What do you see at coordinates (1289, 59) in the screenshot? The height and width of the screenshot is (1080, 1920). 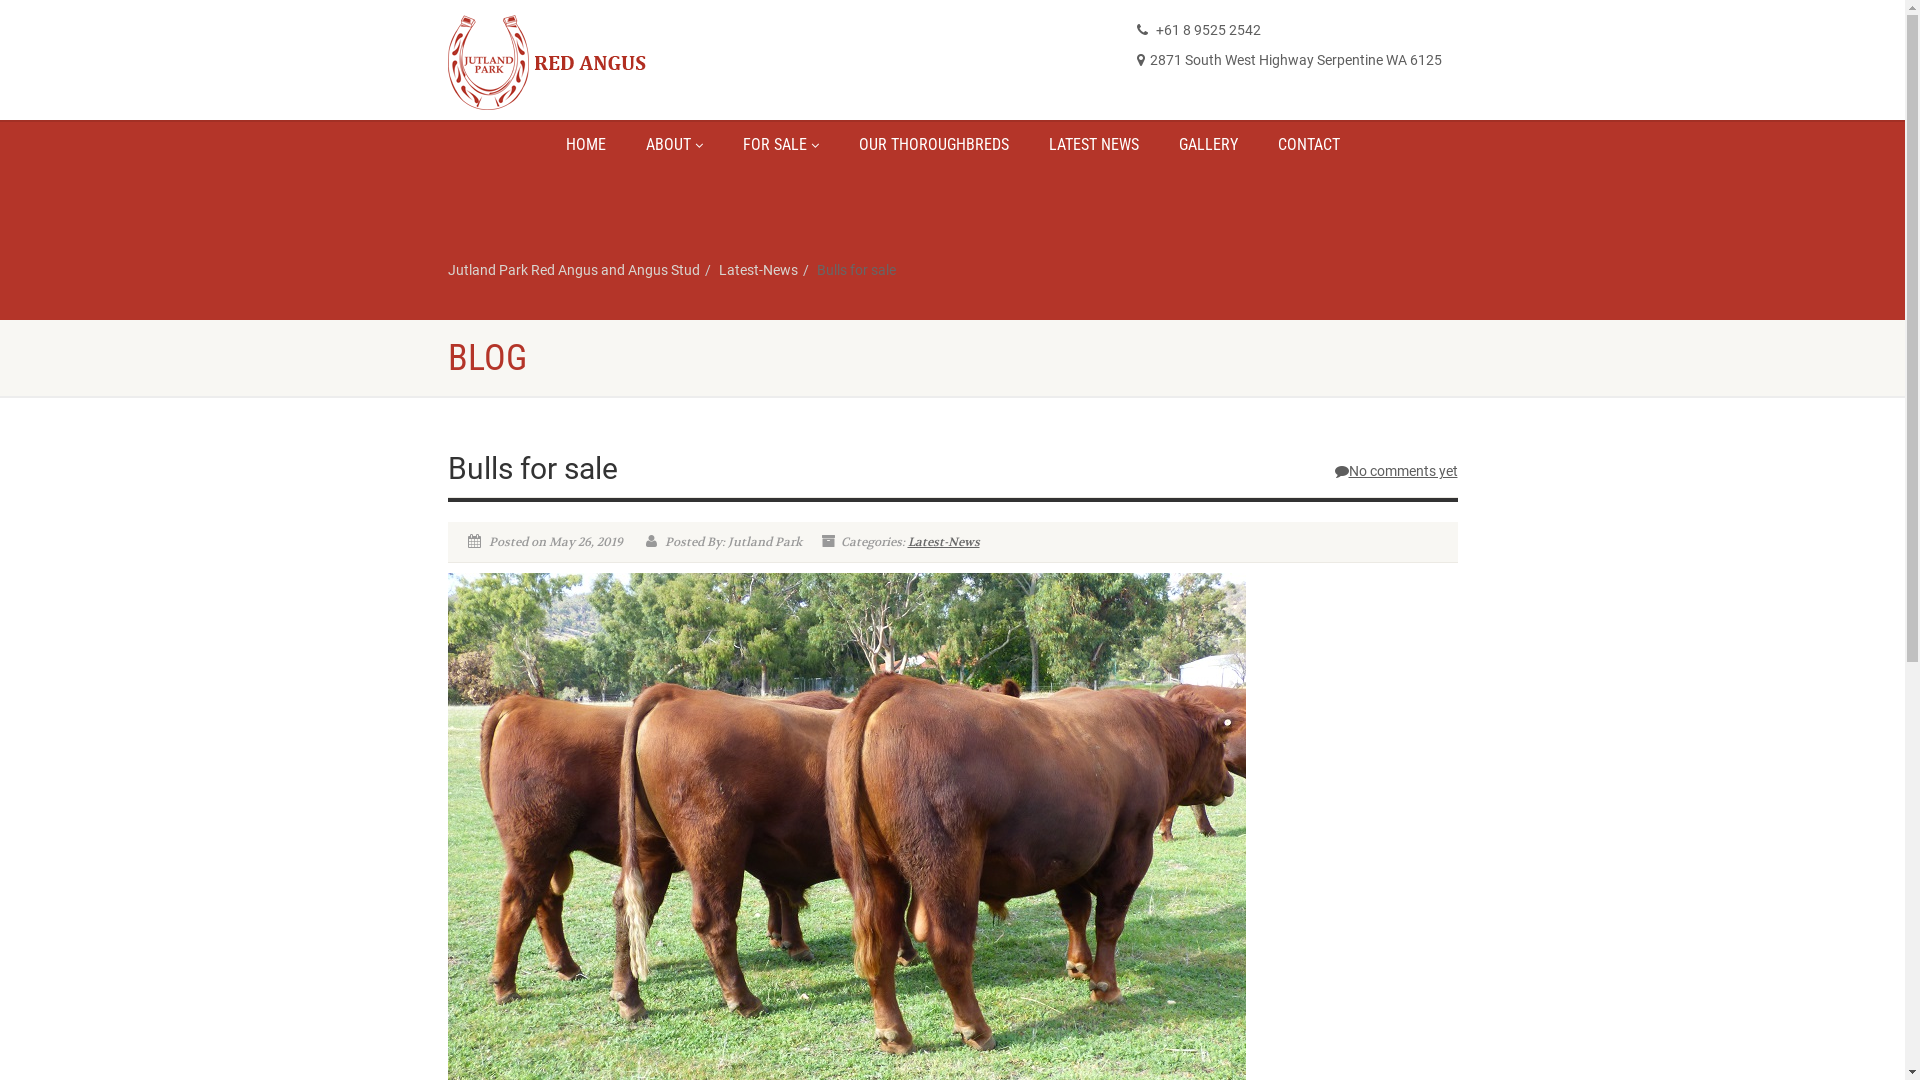 I see `'2871 South West Highway Serpentine WA 6125'` at bounding box center [1289, 59].